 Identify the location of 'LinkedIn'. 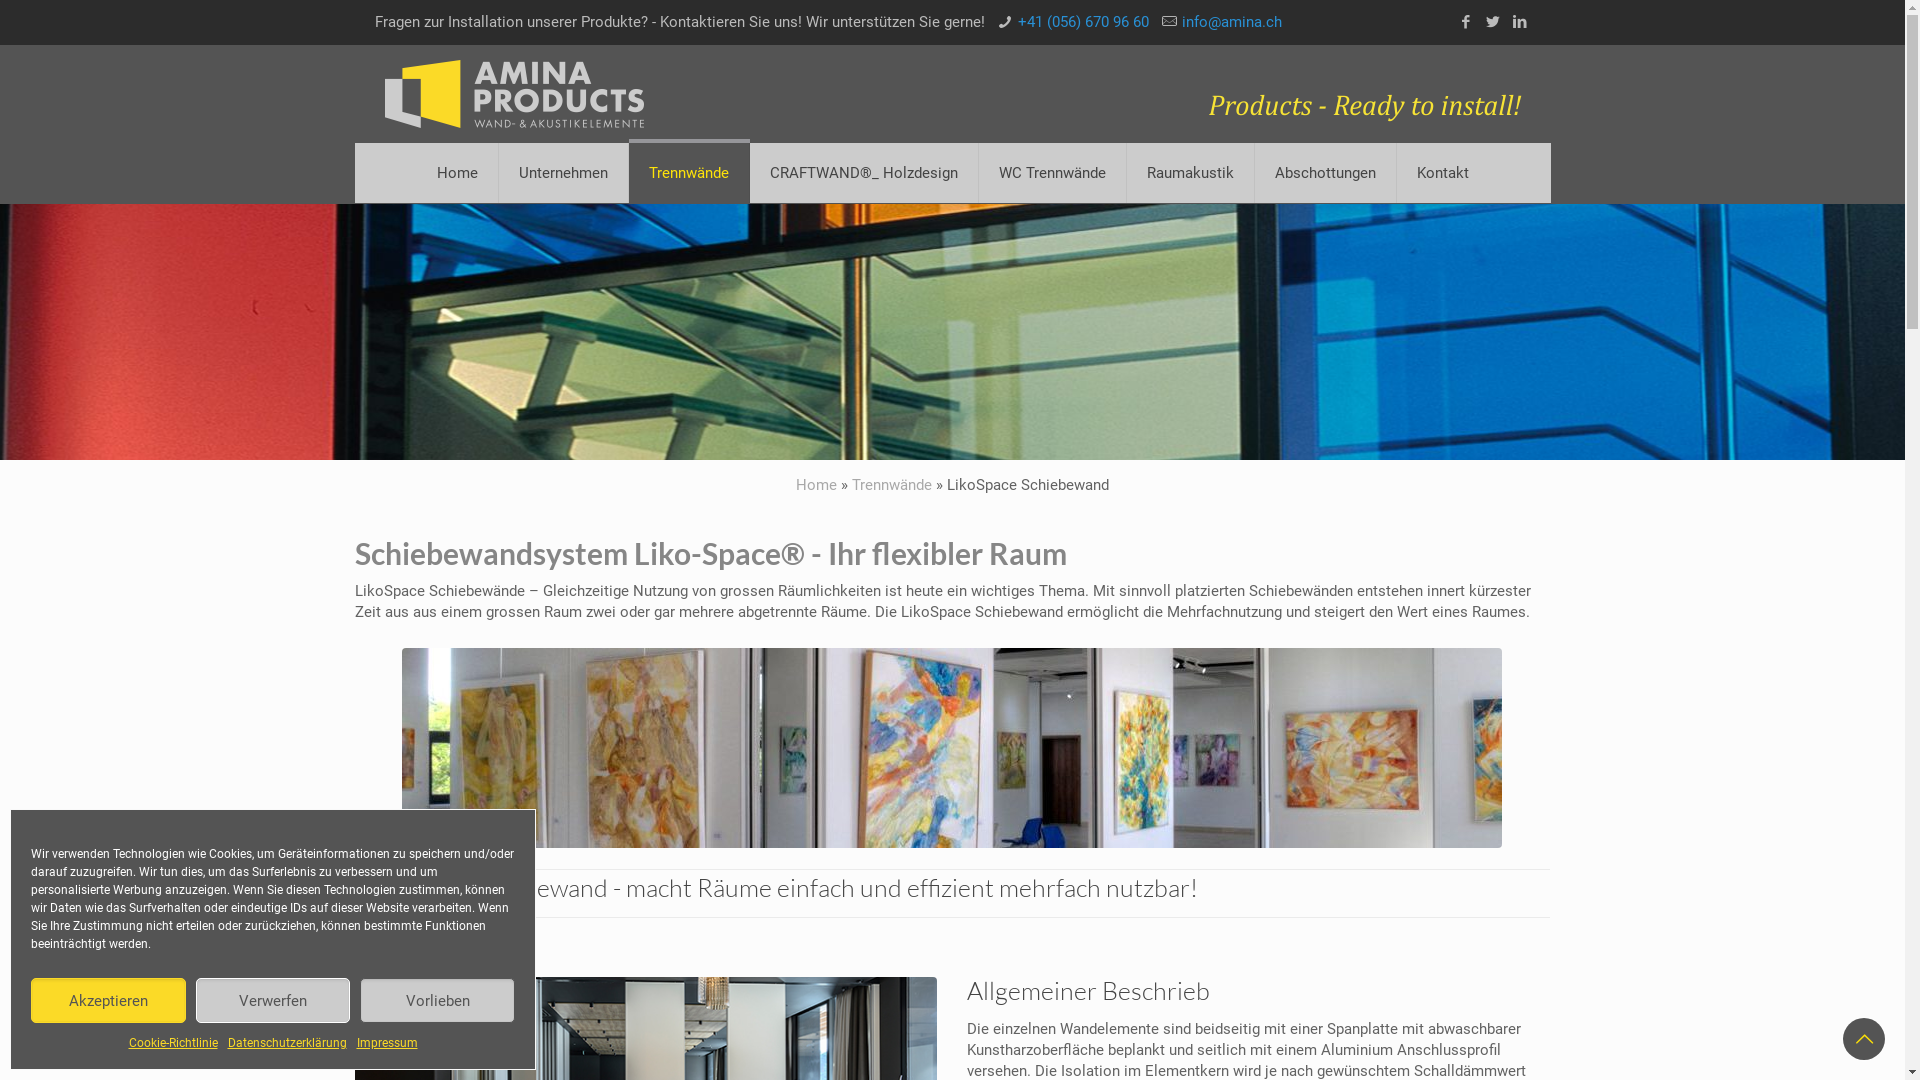
(1520, 22).